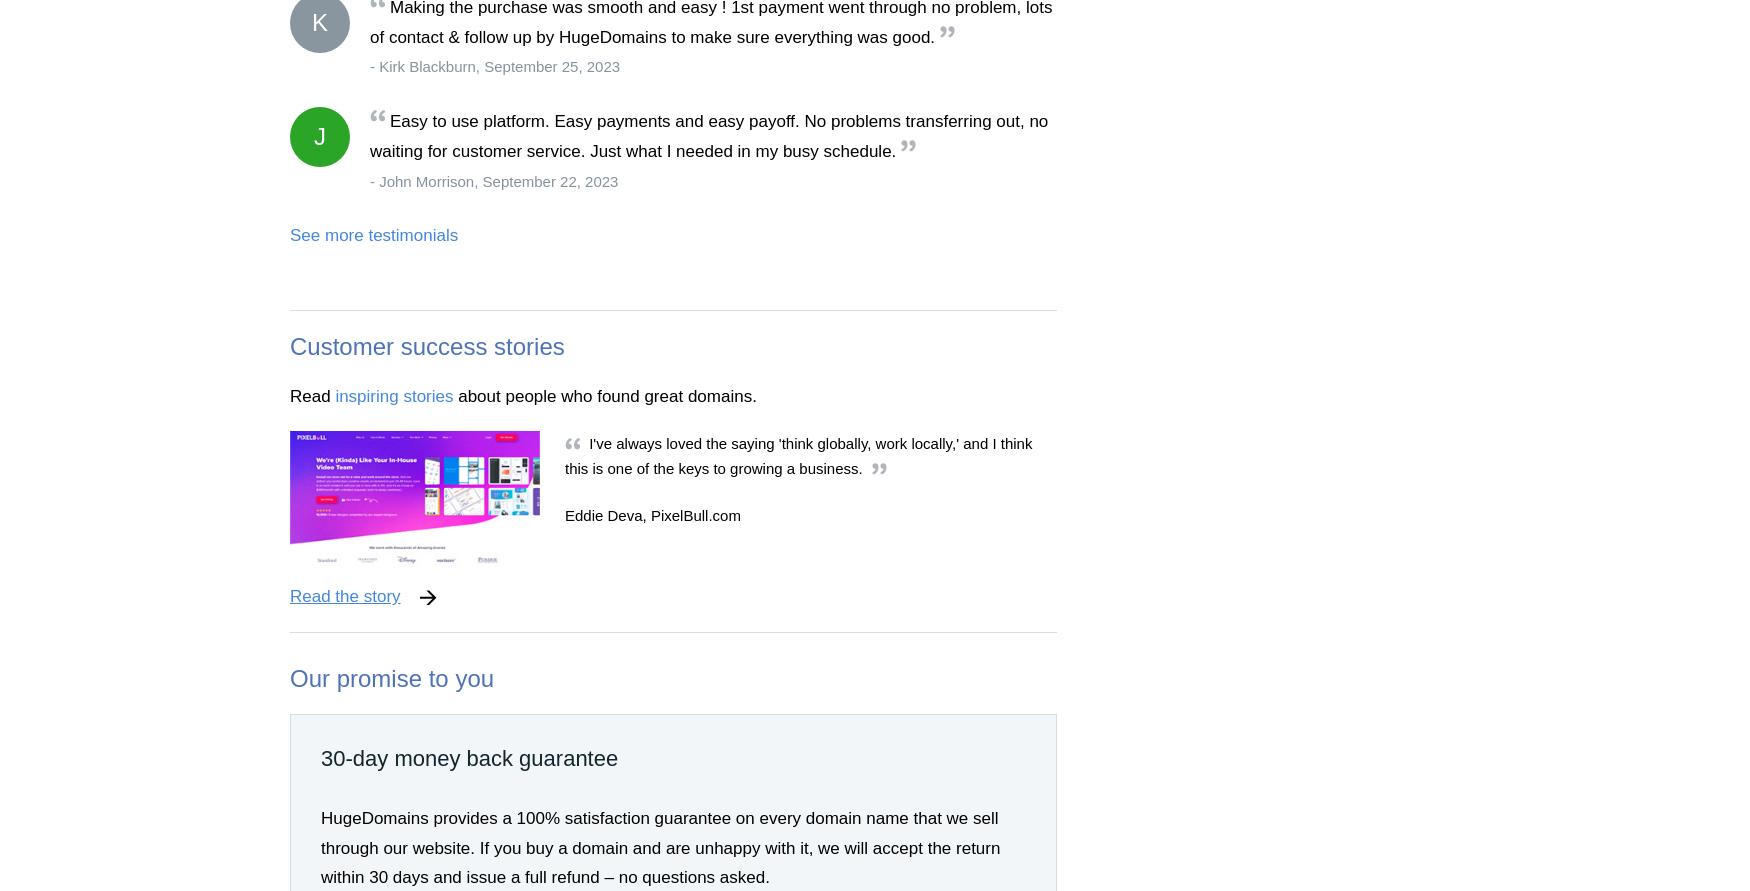 This screenshot has height=891, width=1750. I want to click on 'Read the story', so click(344, 596).